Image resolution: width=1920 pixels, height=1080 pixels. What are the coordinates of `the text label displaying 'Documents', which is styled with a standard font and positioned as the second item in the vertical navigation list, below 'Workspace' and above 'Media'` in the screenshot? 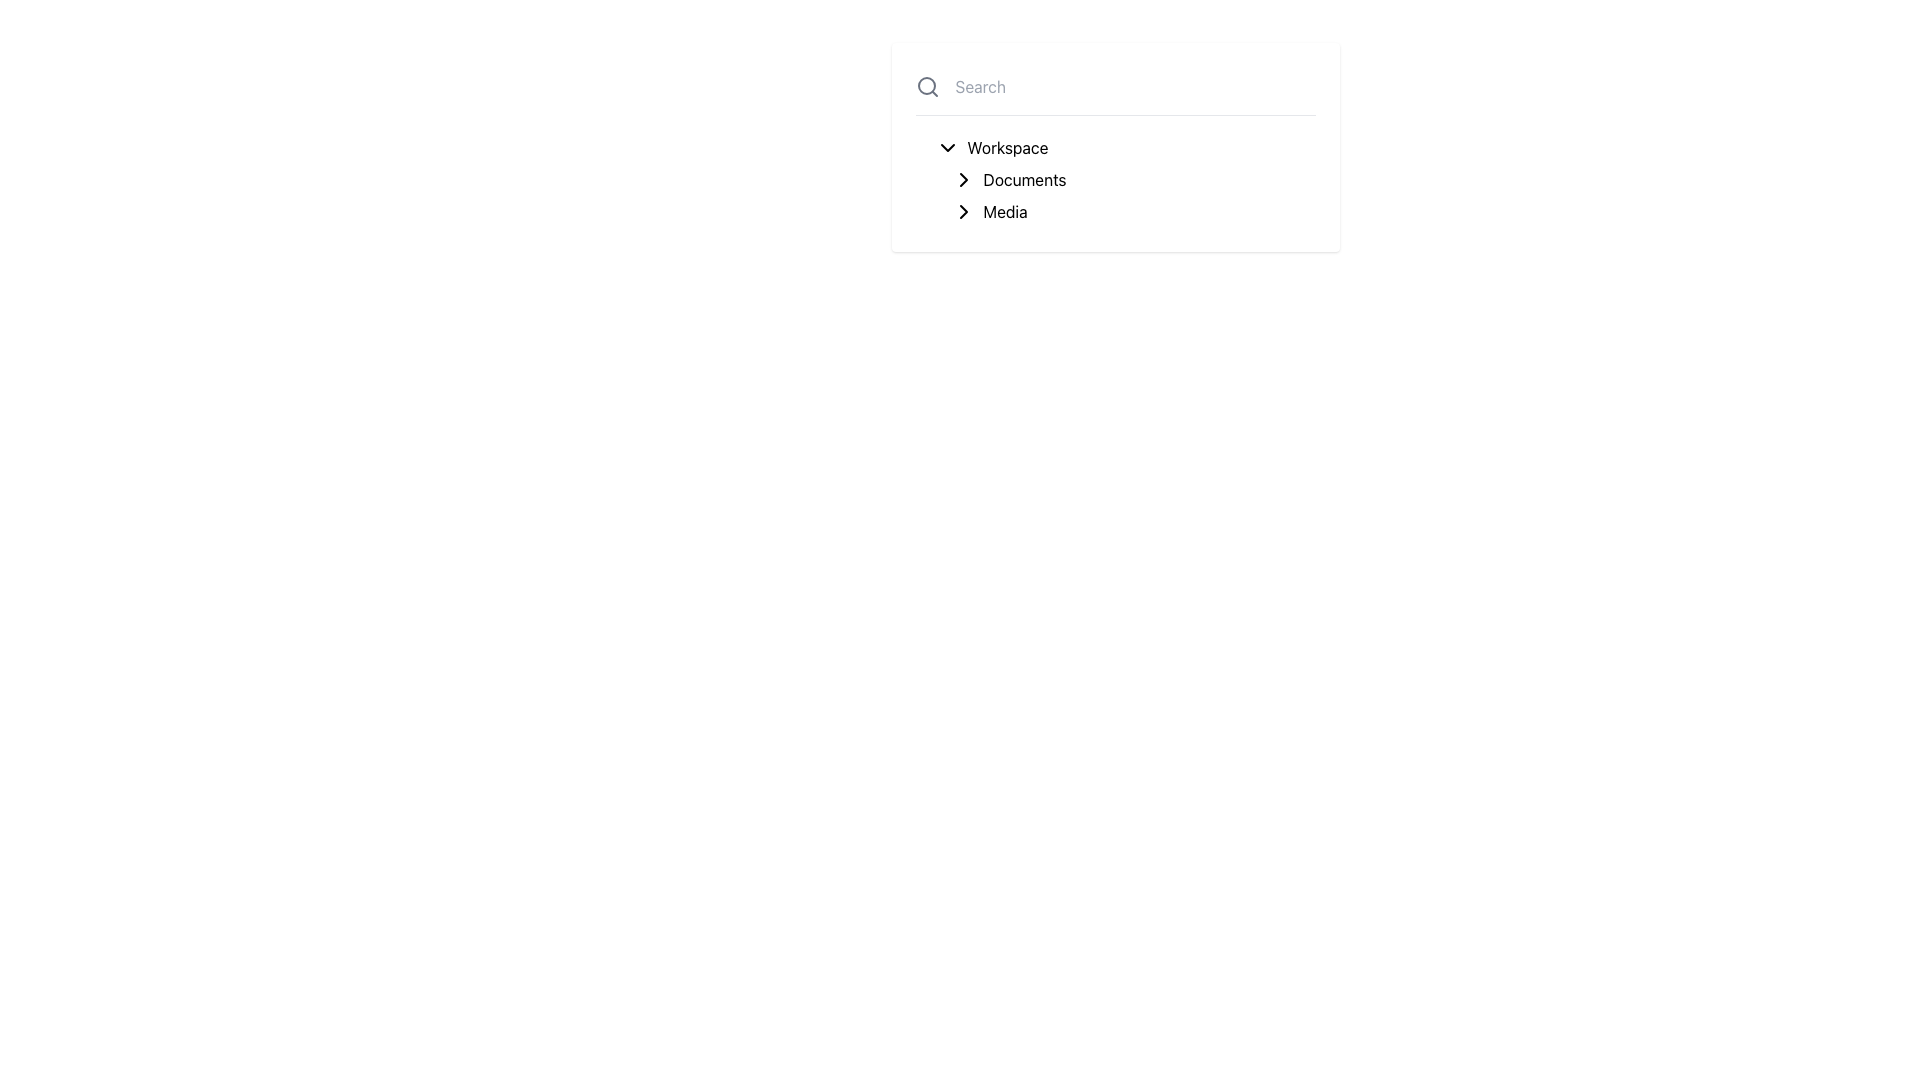 It's located at (1024, 180).